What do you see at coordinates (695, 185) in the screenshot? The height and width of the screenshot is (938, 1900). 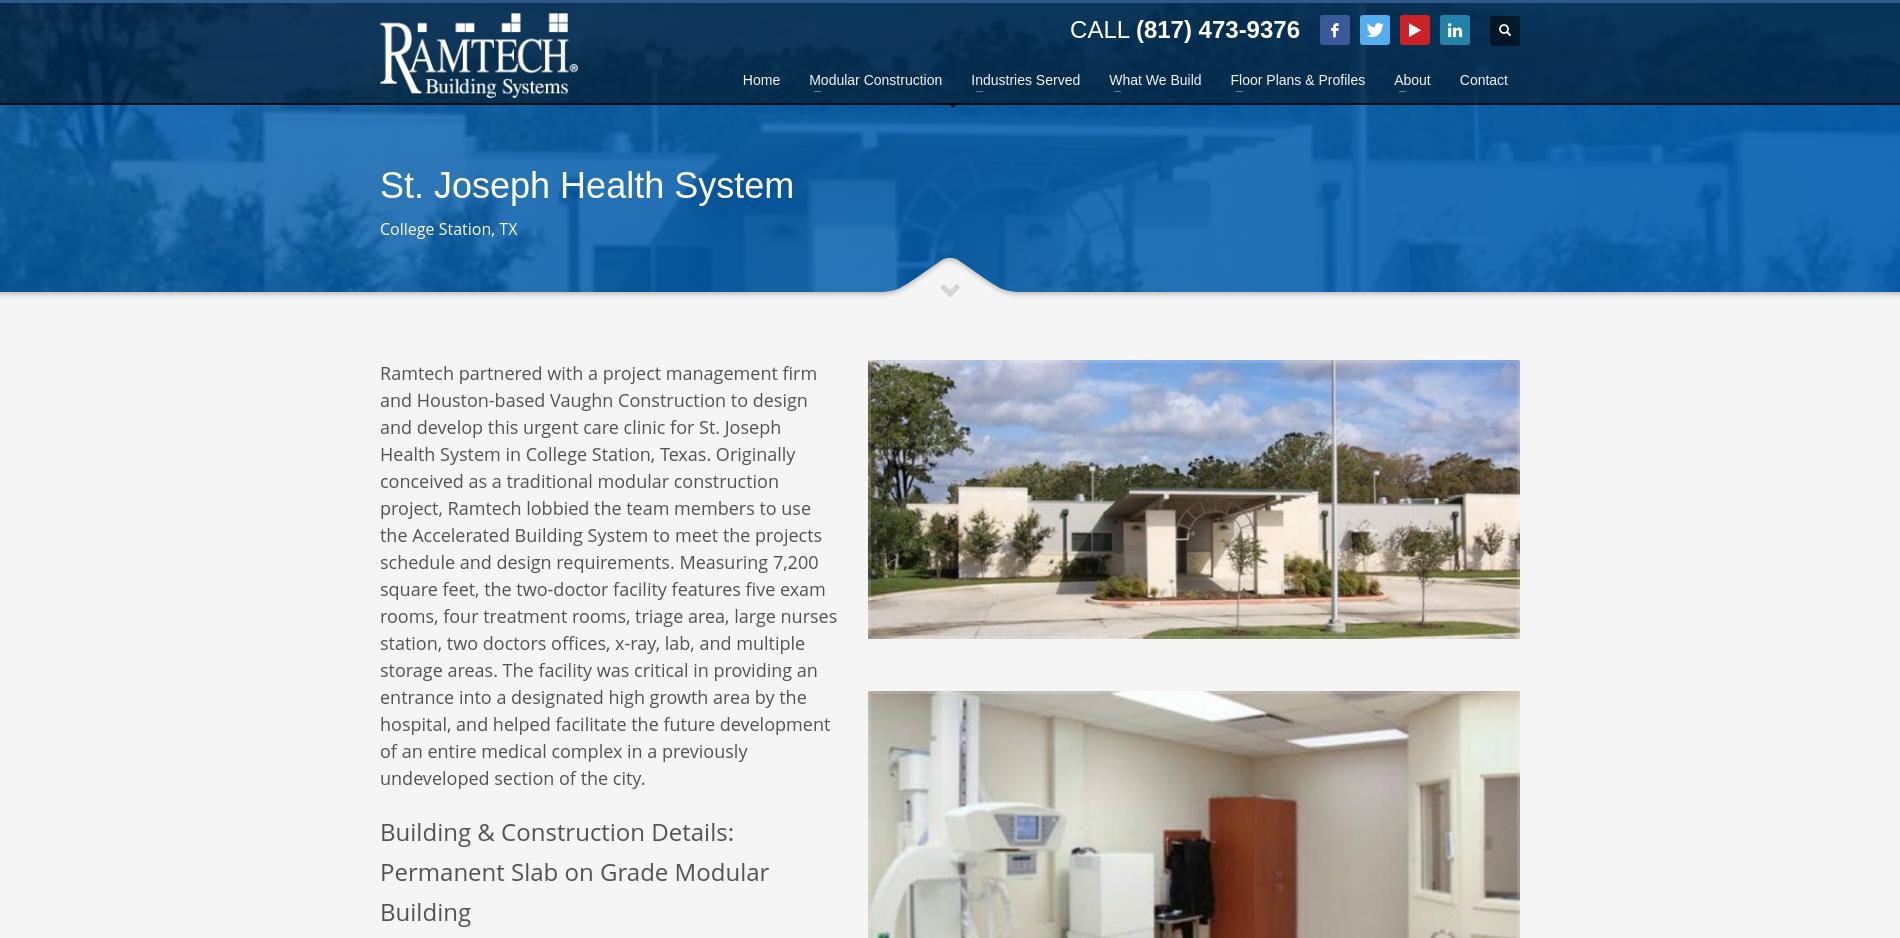 I see `'sales@ramtechmodular.com'` at bounding box center [695, 185].